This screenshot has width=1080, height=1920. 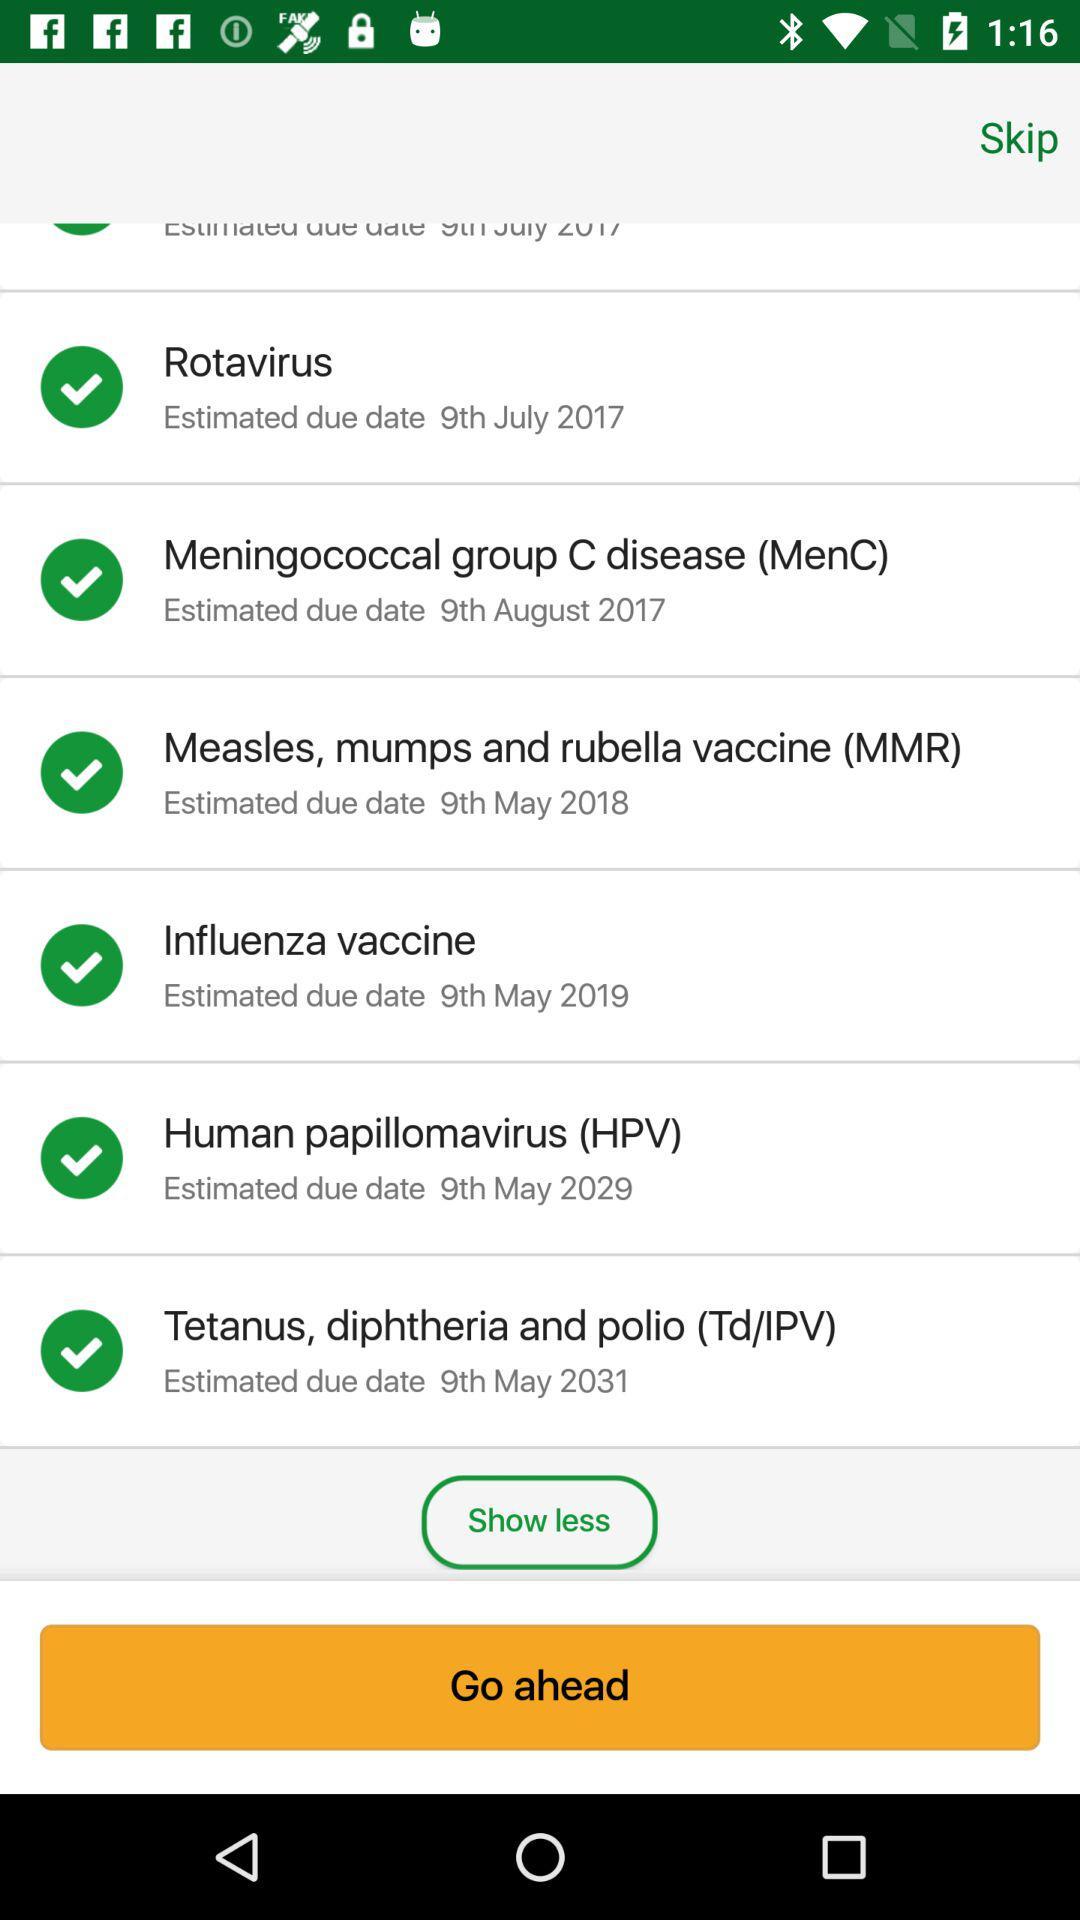 I want to click on item above the measles mumps and icon, so click(x=1019, y=135).